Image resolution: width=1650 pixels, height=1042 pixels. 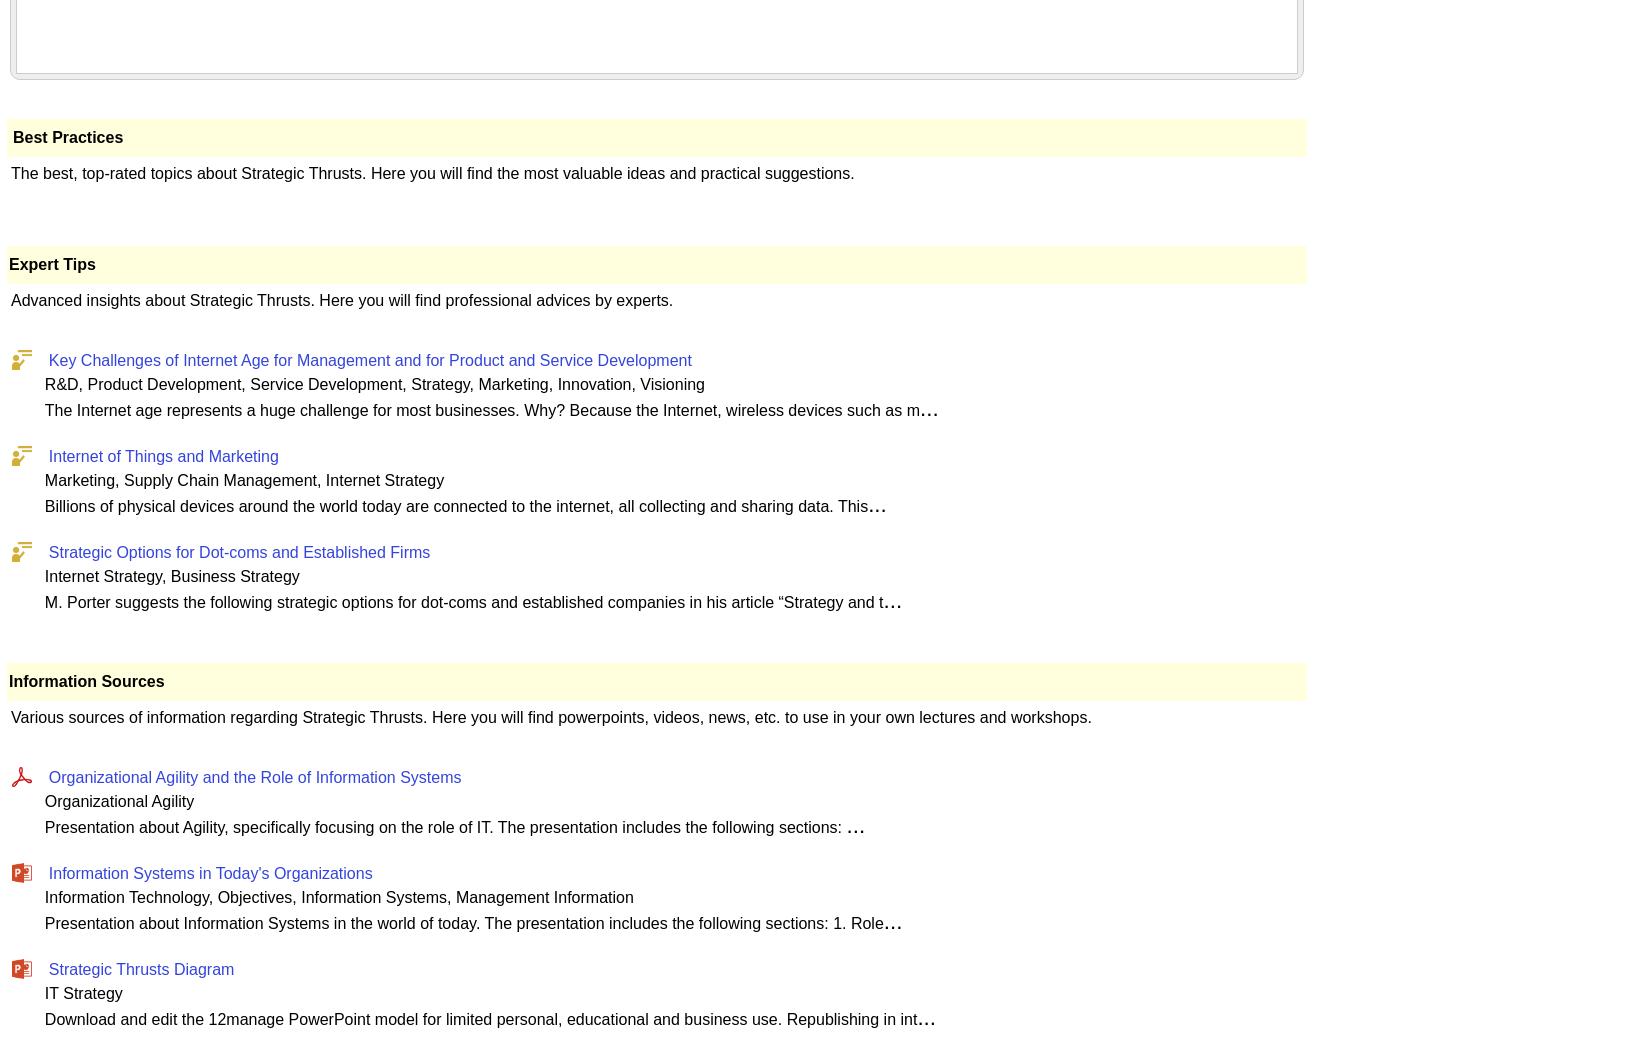 I want to click on 'Download and edit the 12manage PowerPoint model for limited personal, educational and business use.
Republishing in int', so click(x=479, y=1018).